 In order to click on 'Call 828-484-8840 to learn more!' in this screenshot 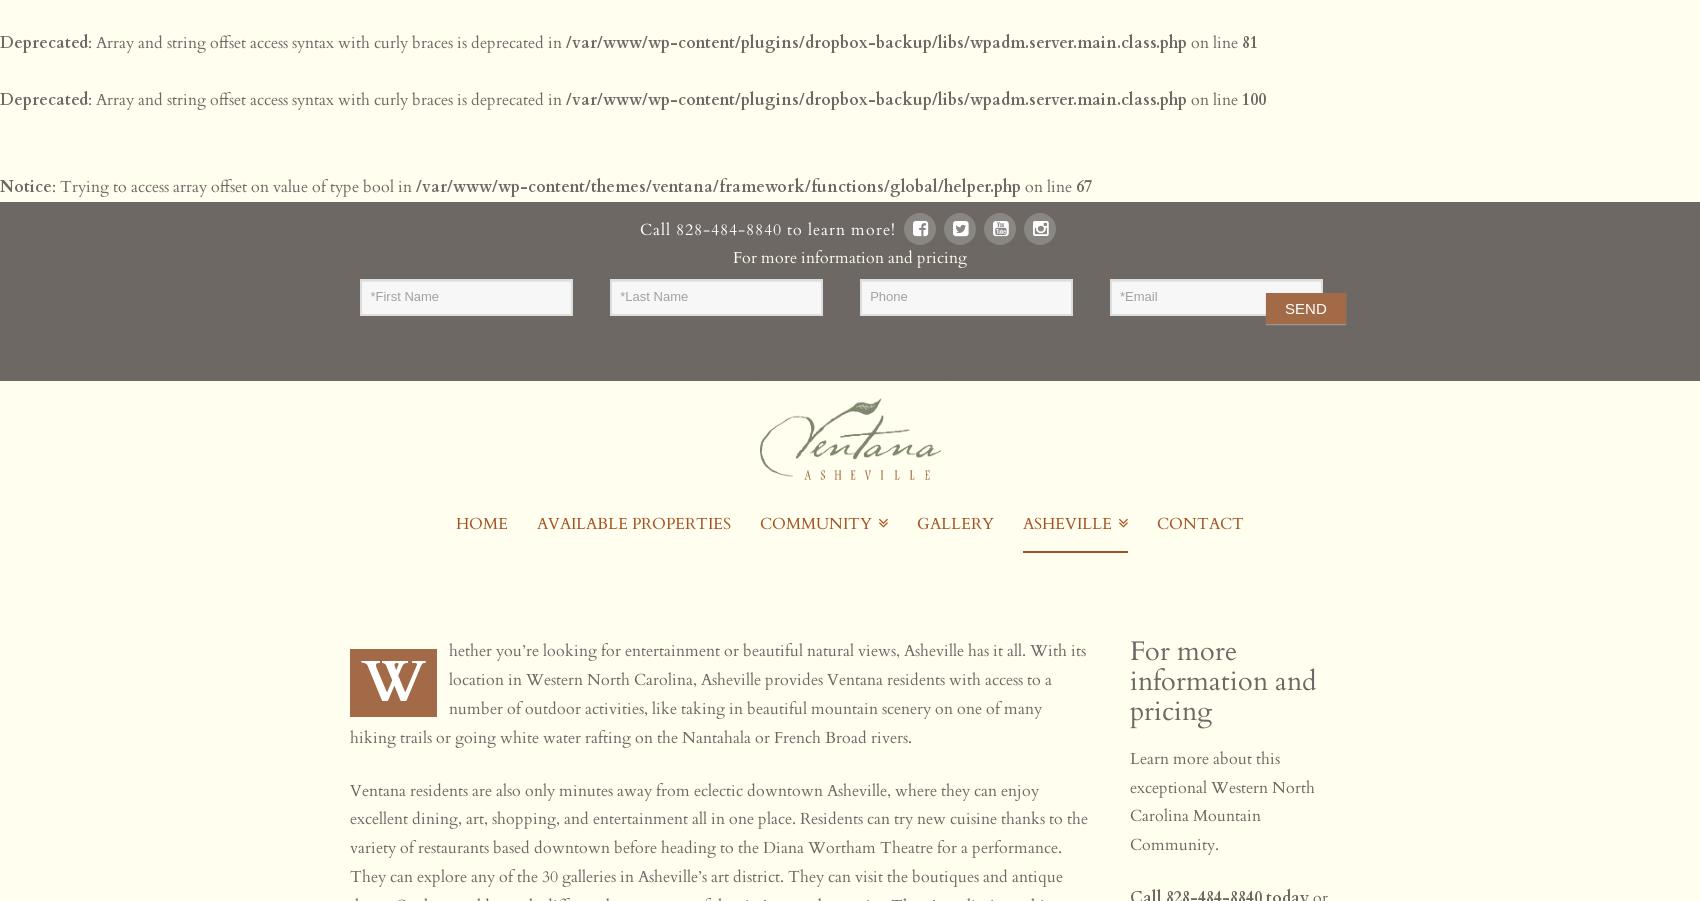, I will do `click(767, 228)`.